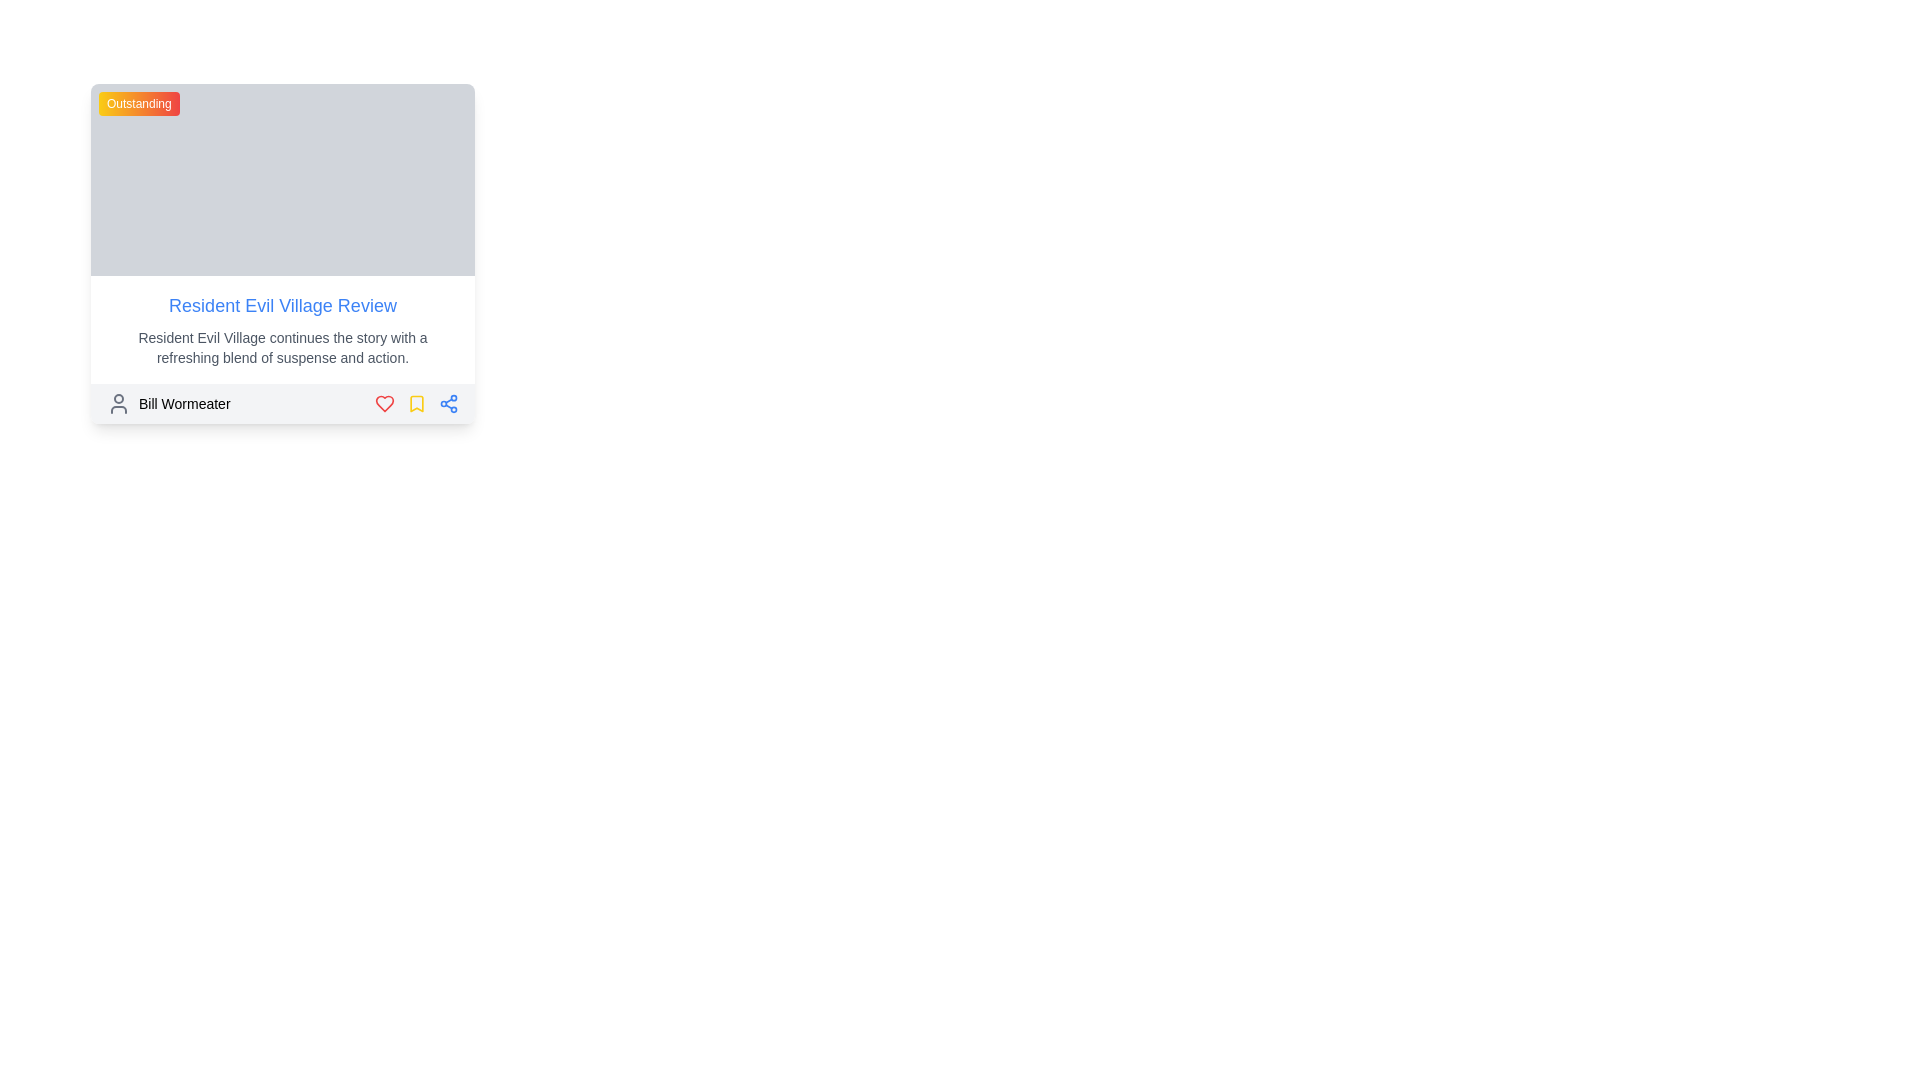  I want to click on the text paragraph that provides a summary reading 'Resident Evil Village continues the story with a refreshing blend of suspense and action.', so click(282, 346).